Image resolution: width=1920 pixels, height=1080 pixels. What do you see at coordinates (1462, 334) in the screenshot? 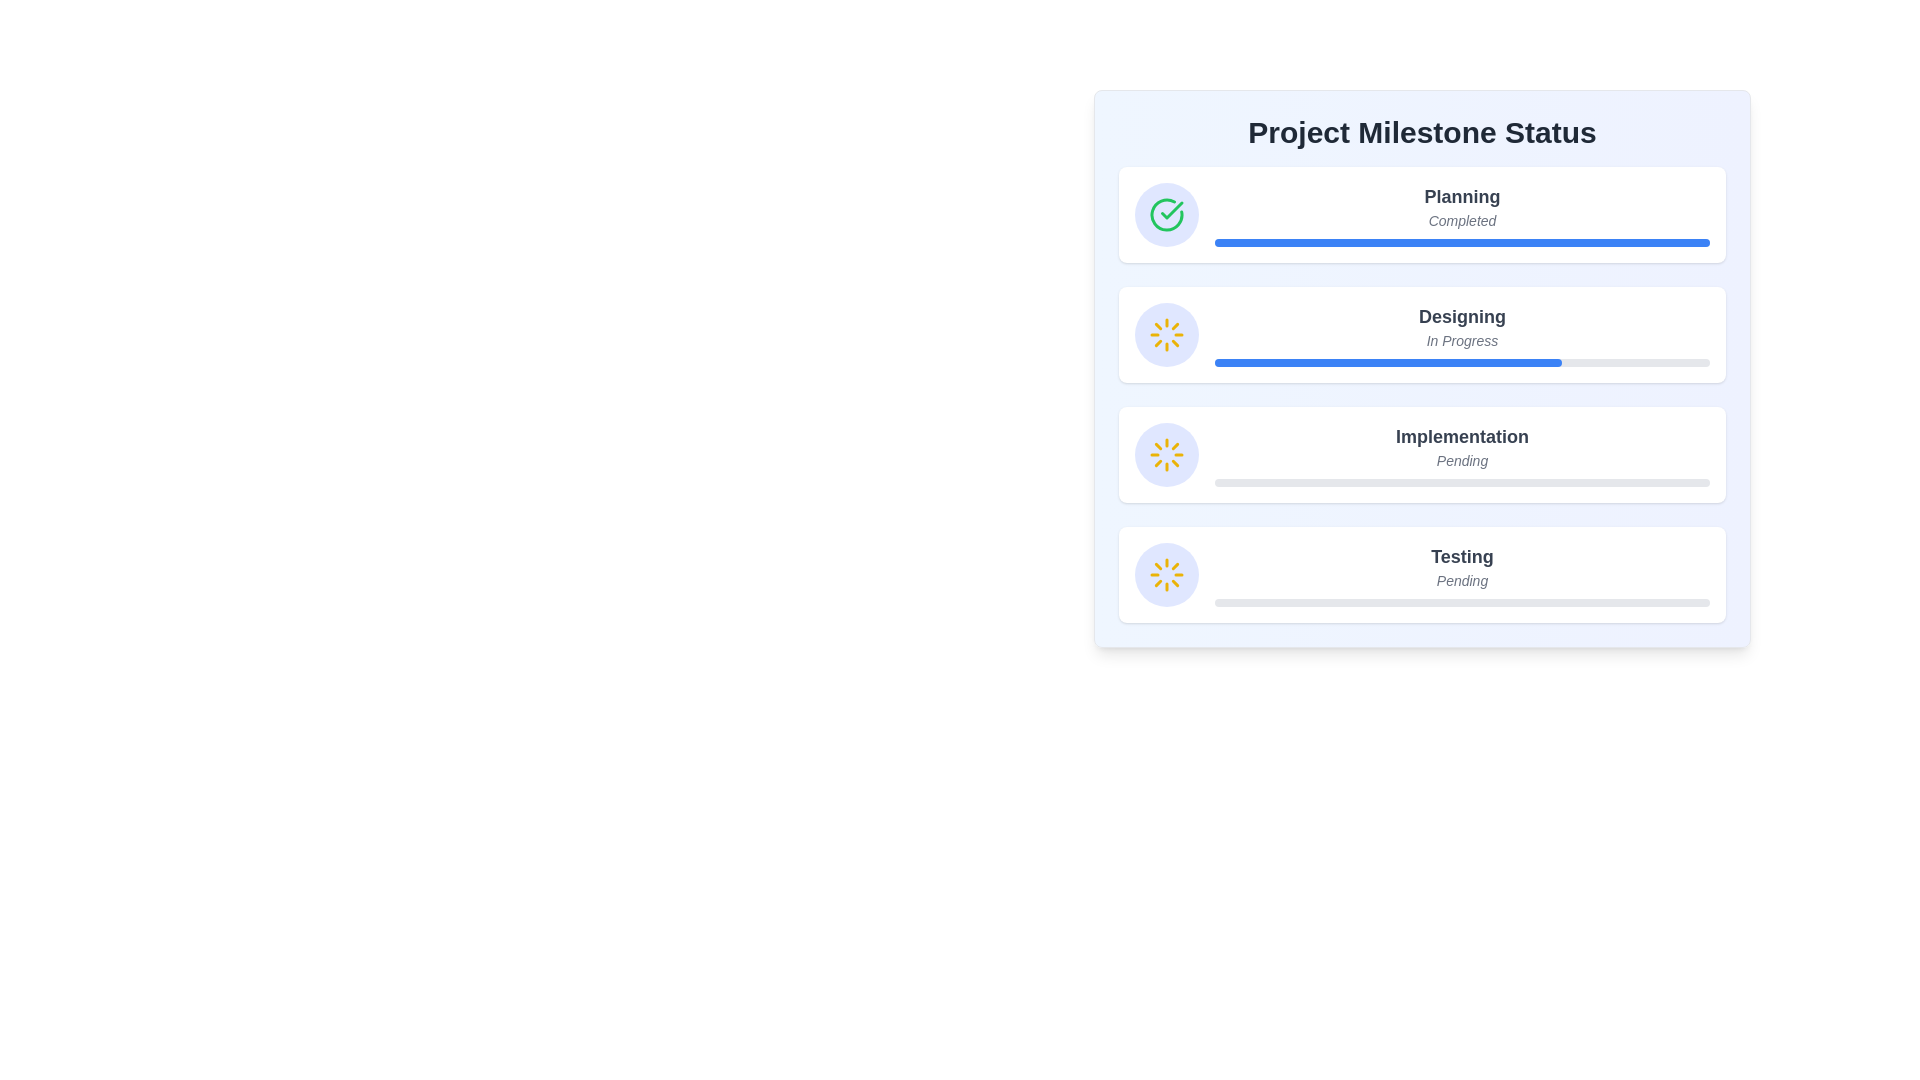
I see `the progress indicator titled 'Designing' with the subtitle 'In Progress' which displays a mostly filled progress bar, located under the 'Project Milestone Status' header` at bounding box center [1462, 334].